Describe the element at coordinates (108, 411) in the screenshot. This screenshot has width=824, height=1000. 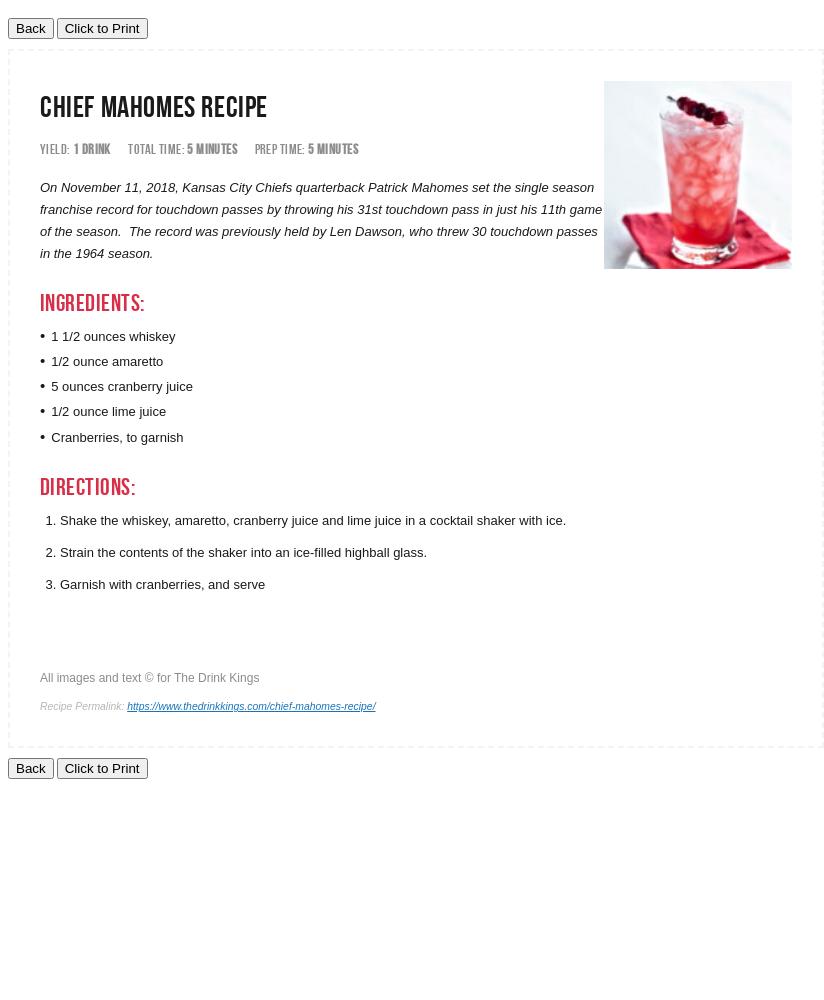
I see `'1/2 ounce lime juice'` at that location.